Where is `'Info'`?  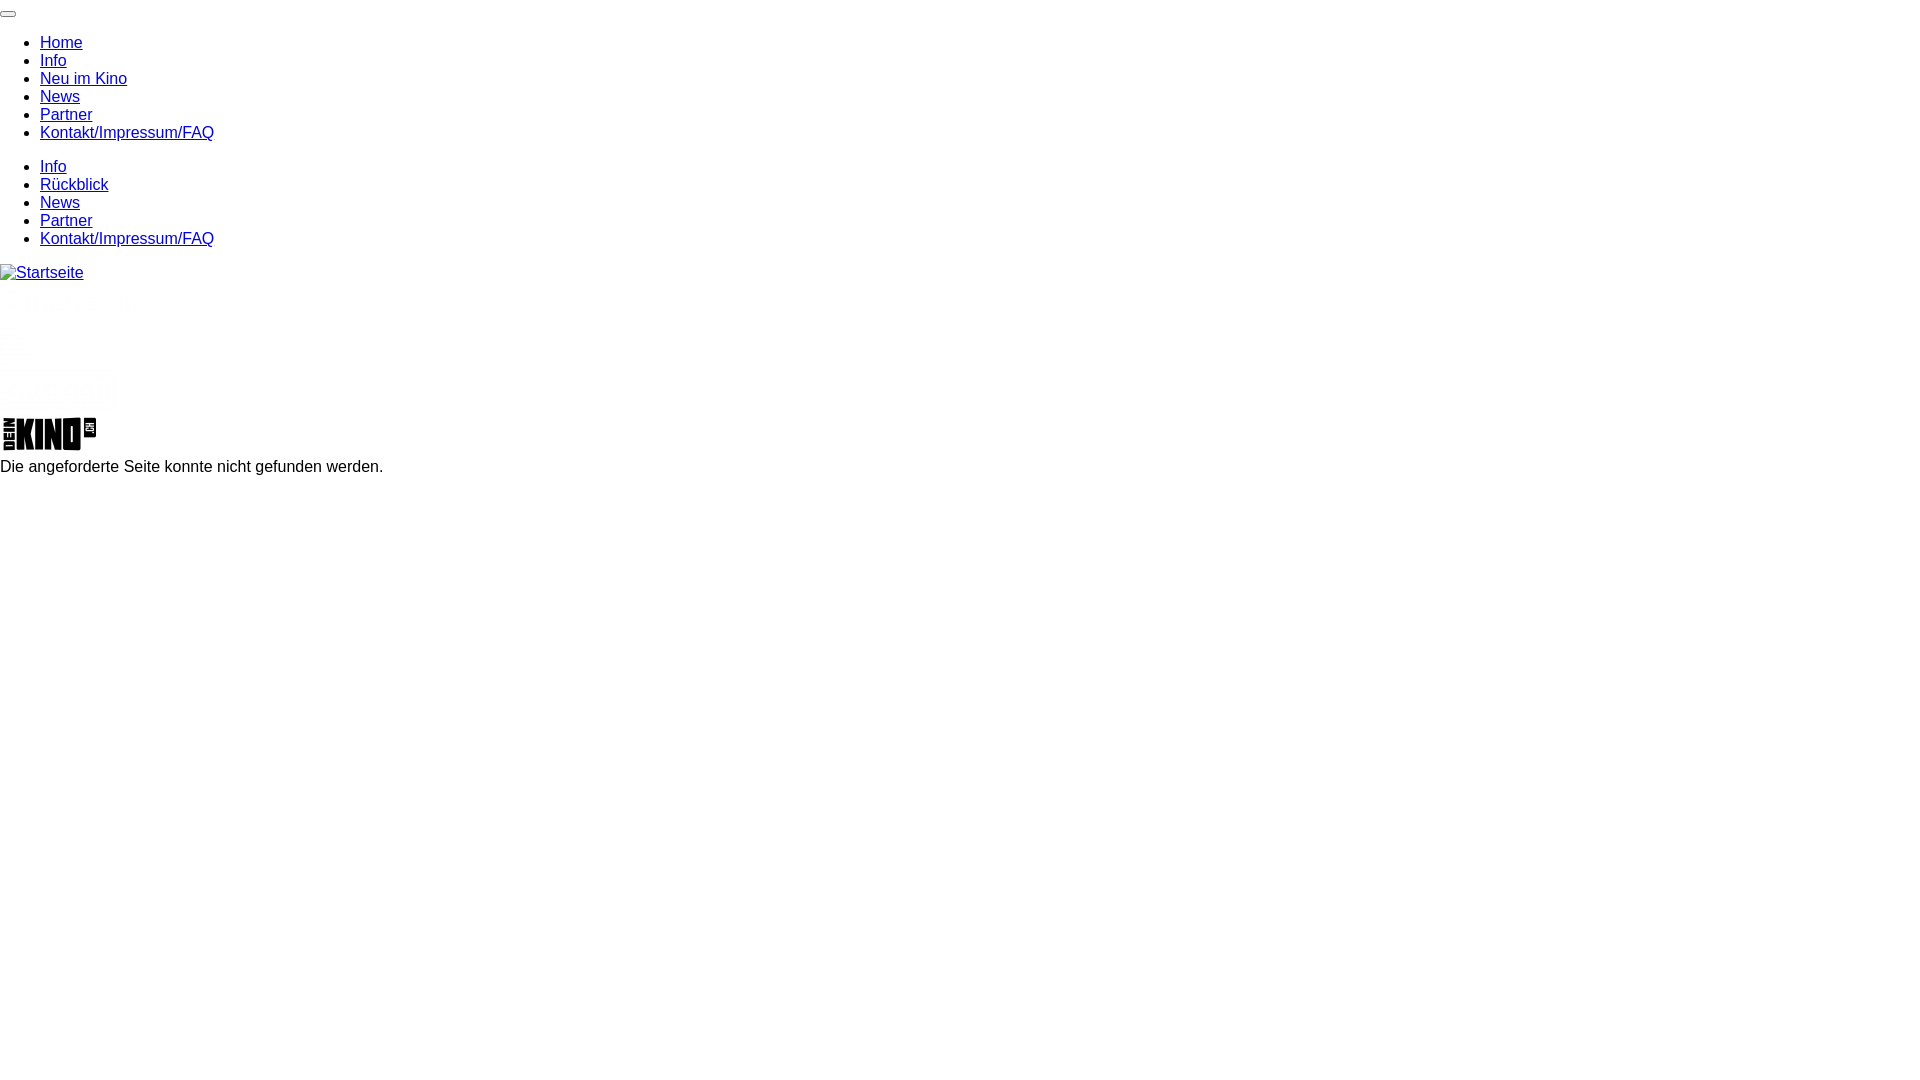 'Info' is located at coordinates (53, 59).